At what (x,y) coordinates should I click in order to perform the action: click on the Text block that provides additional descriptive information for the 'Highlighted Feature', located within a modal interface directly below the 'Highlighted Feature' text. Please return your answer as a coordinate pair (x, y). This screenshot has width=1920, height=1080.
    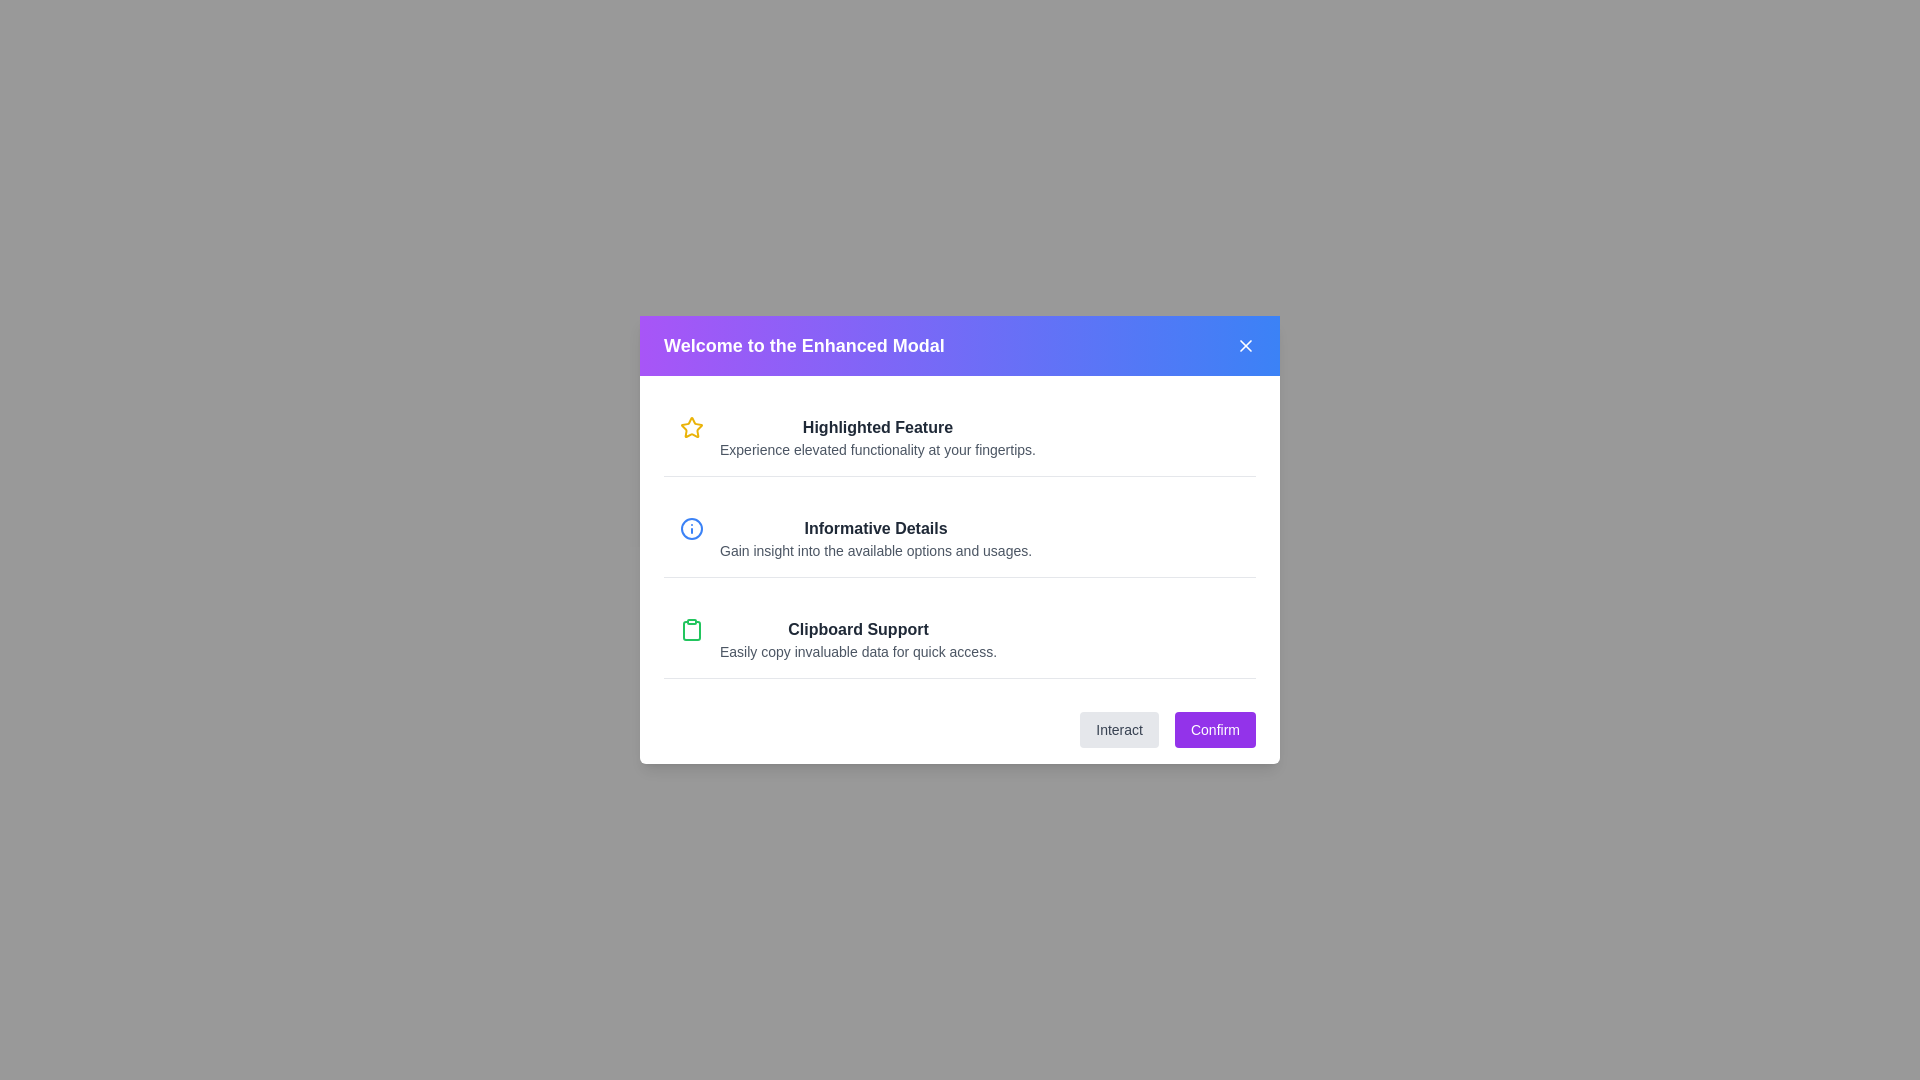
    Looking at the image, I should click on (878, 450).